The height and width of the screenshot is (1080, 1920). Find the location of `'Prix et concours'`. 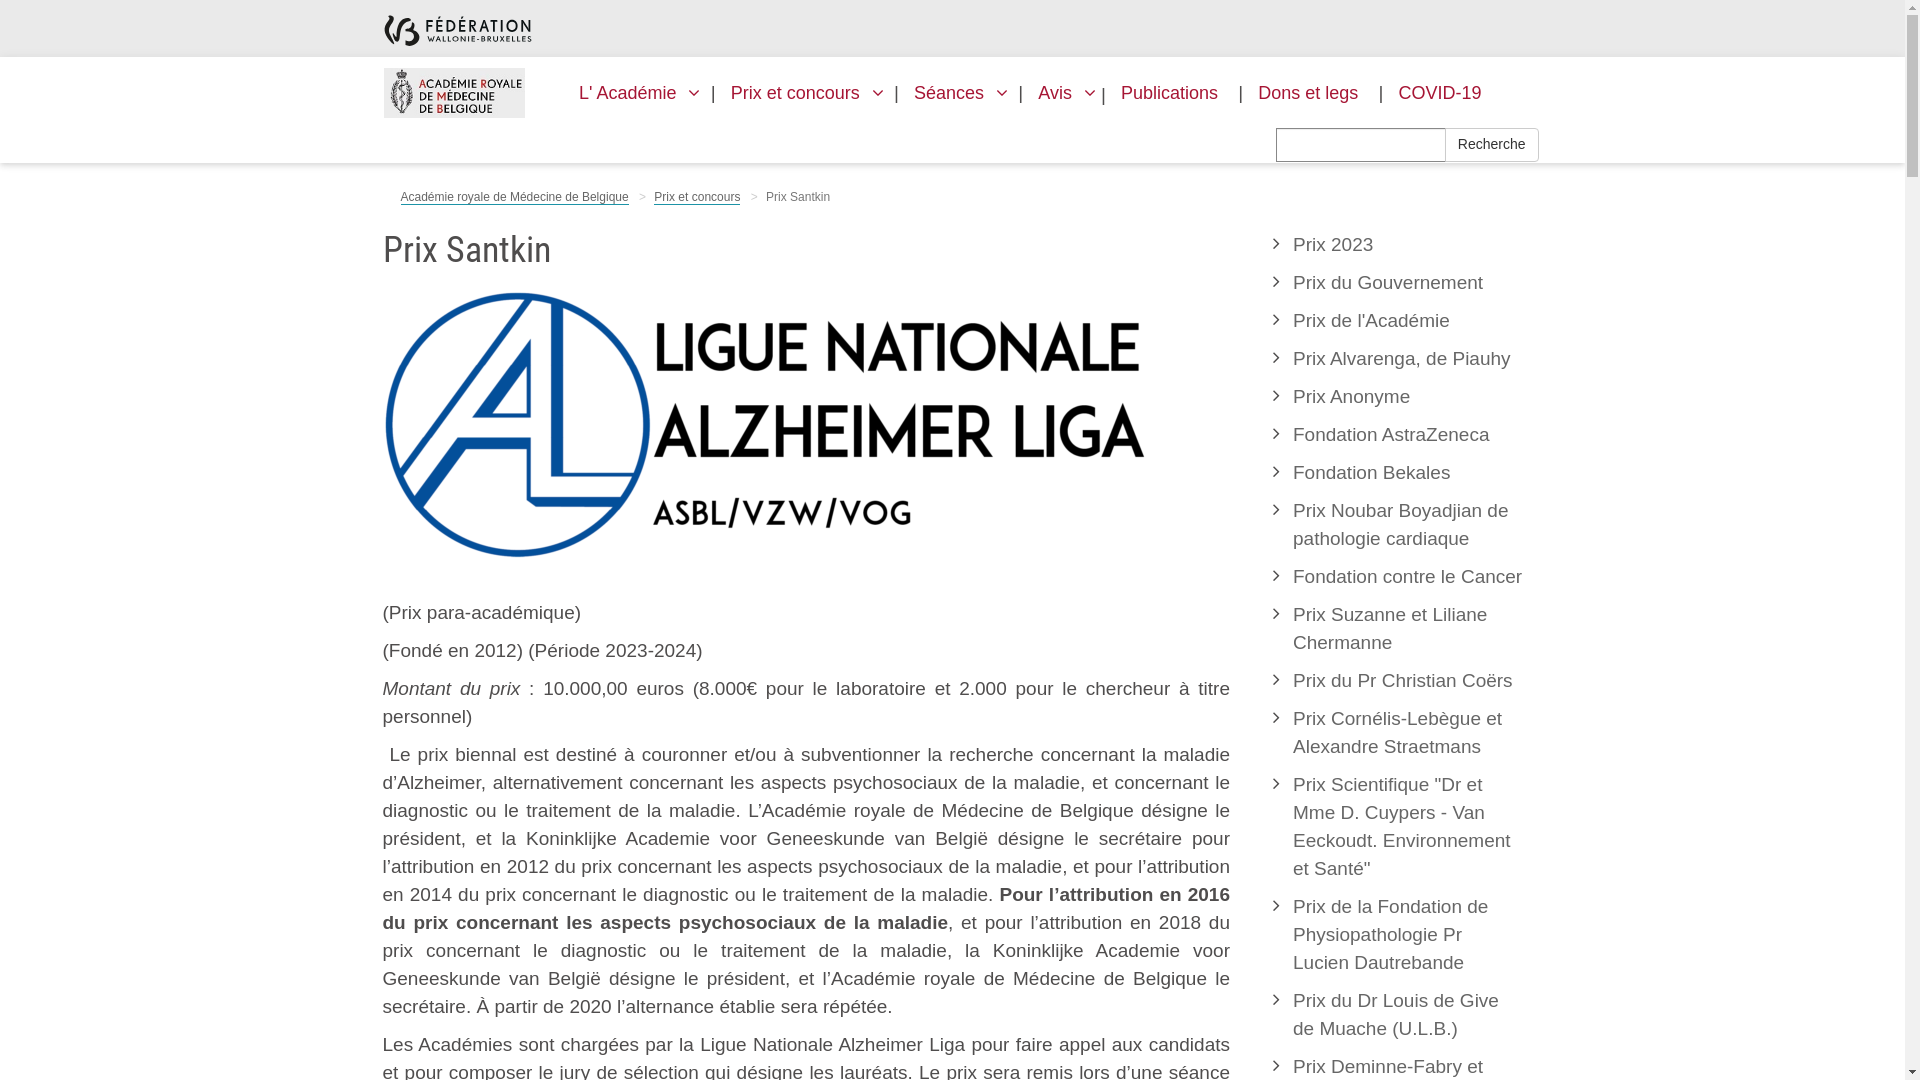

'Prix et concours' is located at coordinates (696, 197).